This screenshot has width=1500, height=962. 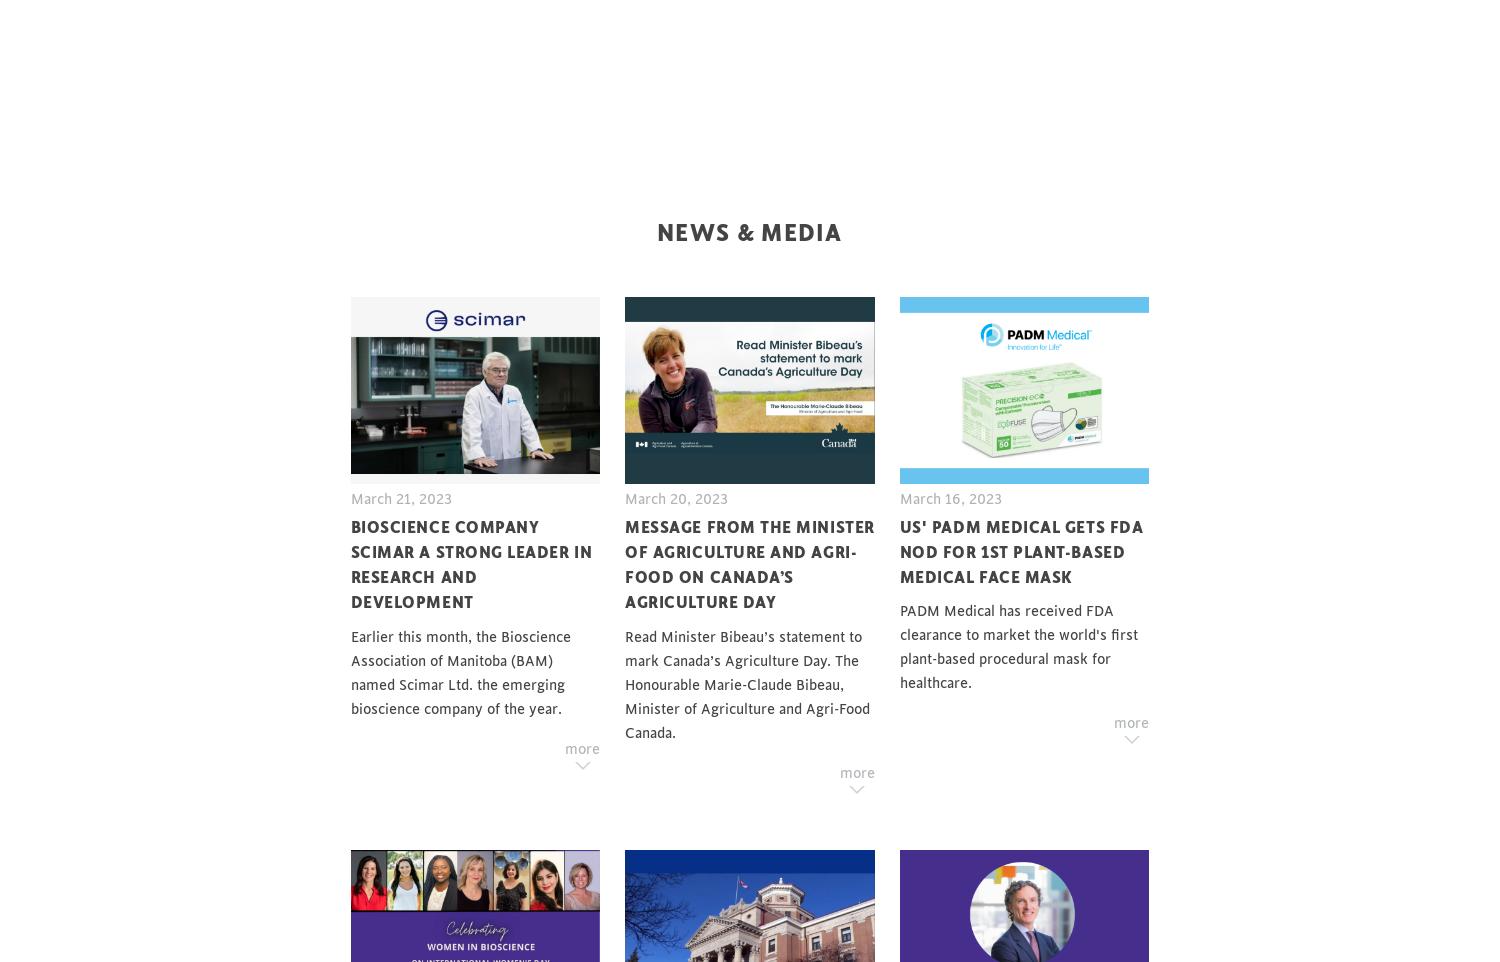 I want to click on 'March 20, 2023', so click(x=625, y=497).